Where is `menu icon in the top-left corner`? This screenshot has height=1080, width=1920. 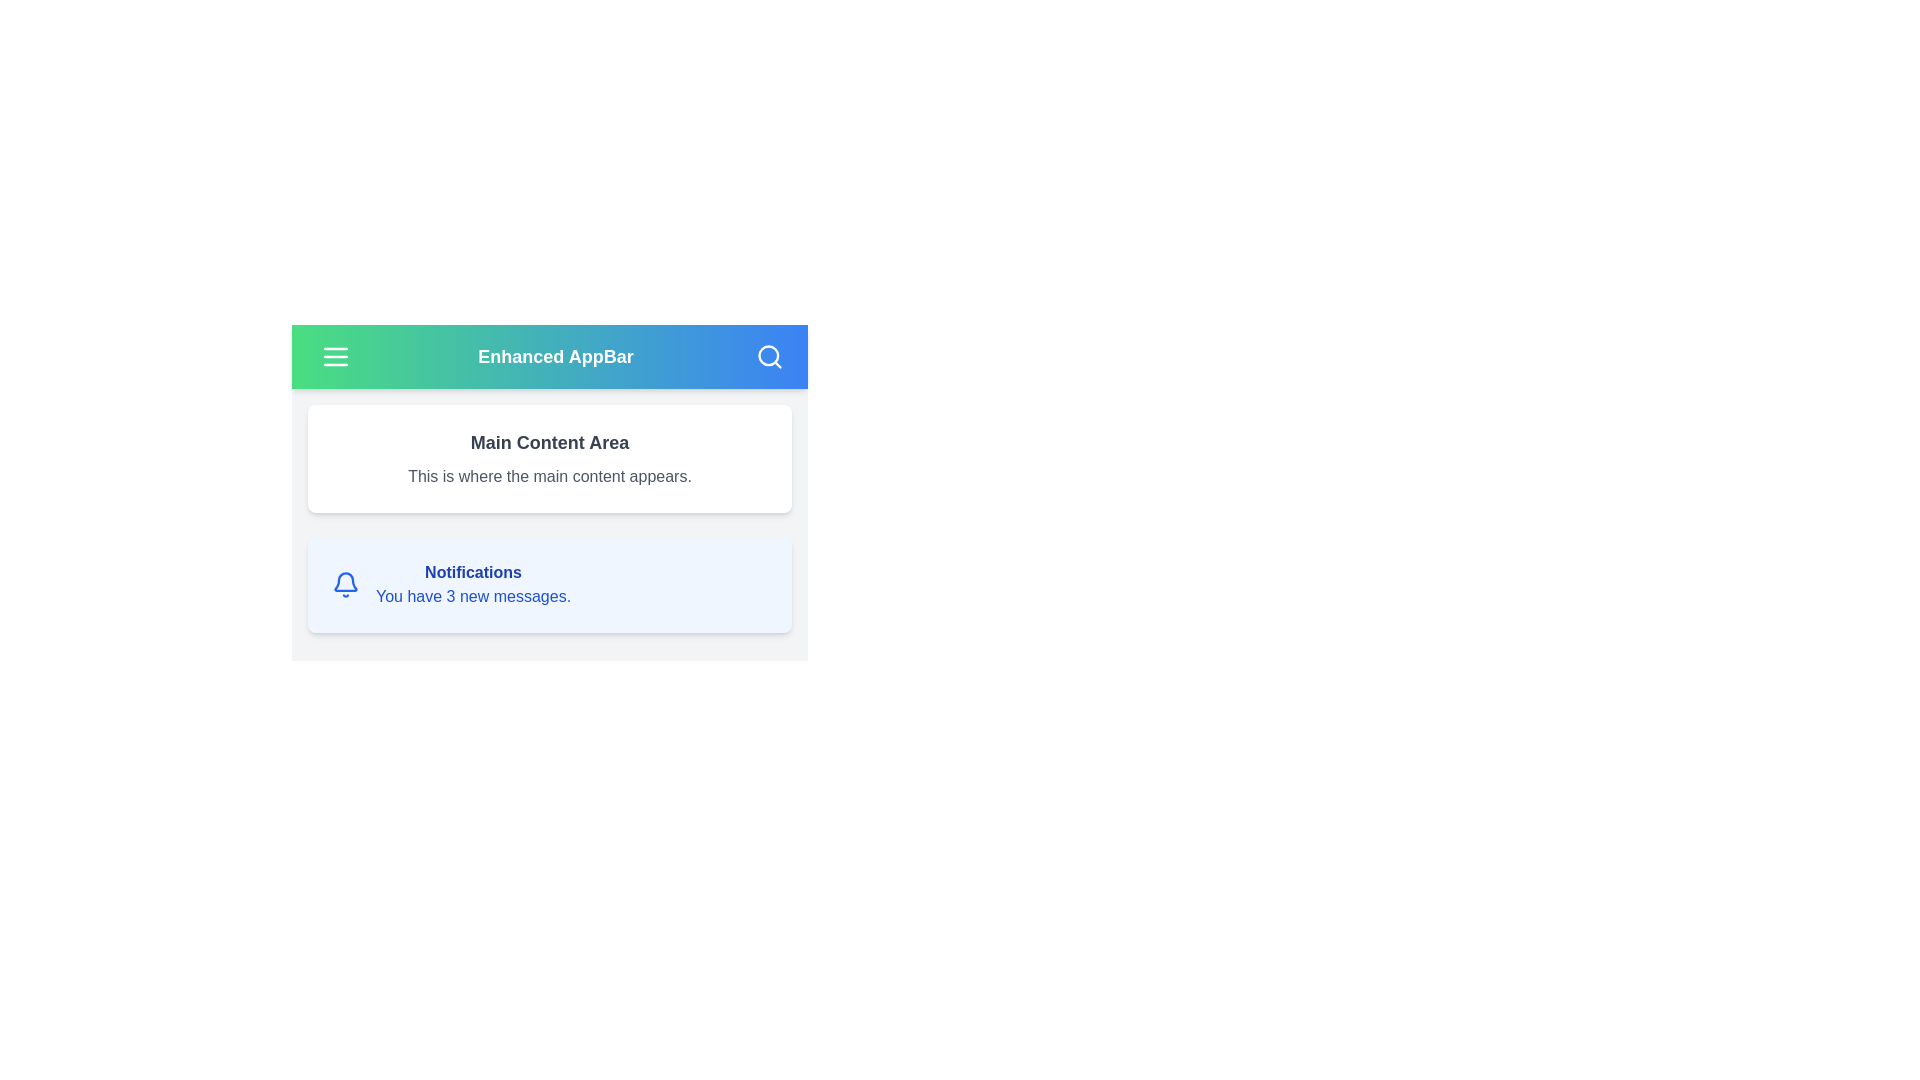 menu icon in the top-left corner is located at coordinates (336, 356).